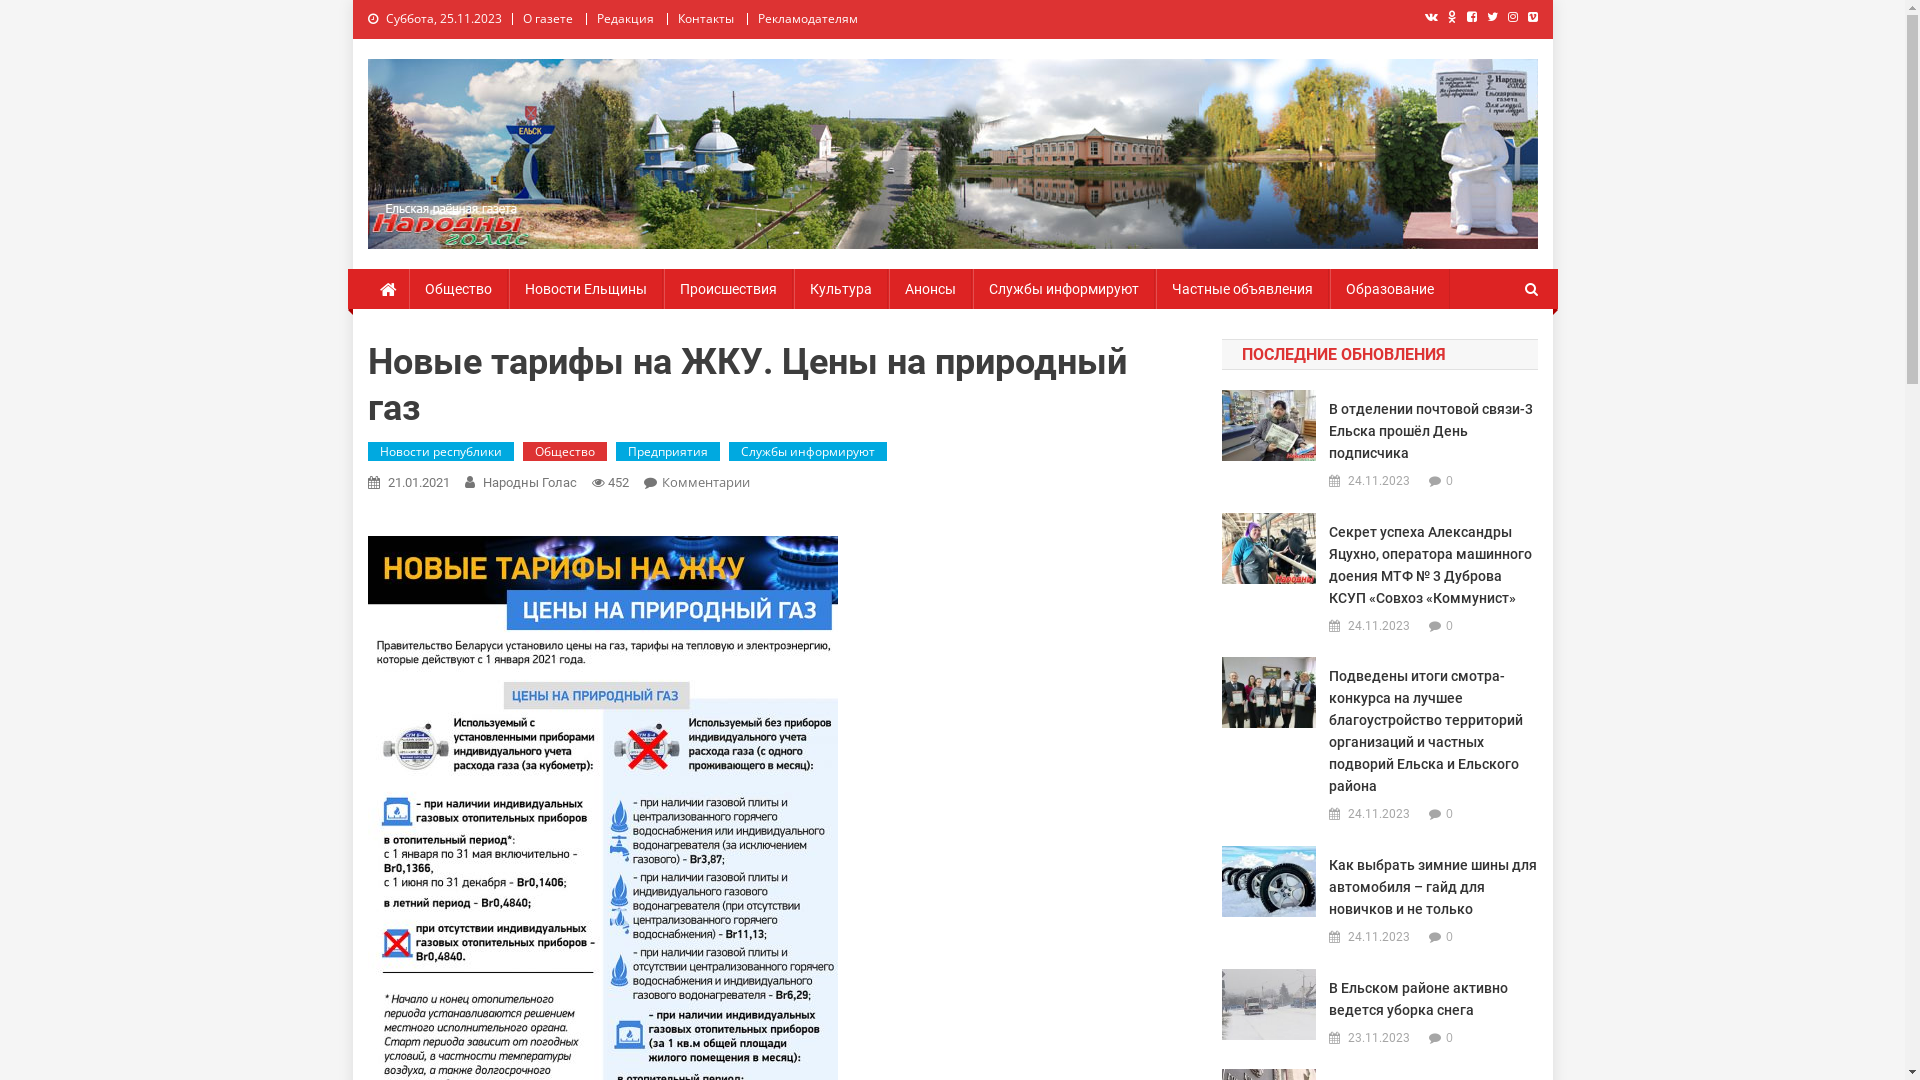  What do you see at coordinates (1377, 814) in the screenshot?
I see `'24.11.2023'` at bounding box center [1377, 814].